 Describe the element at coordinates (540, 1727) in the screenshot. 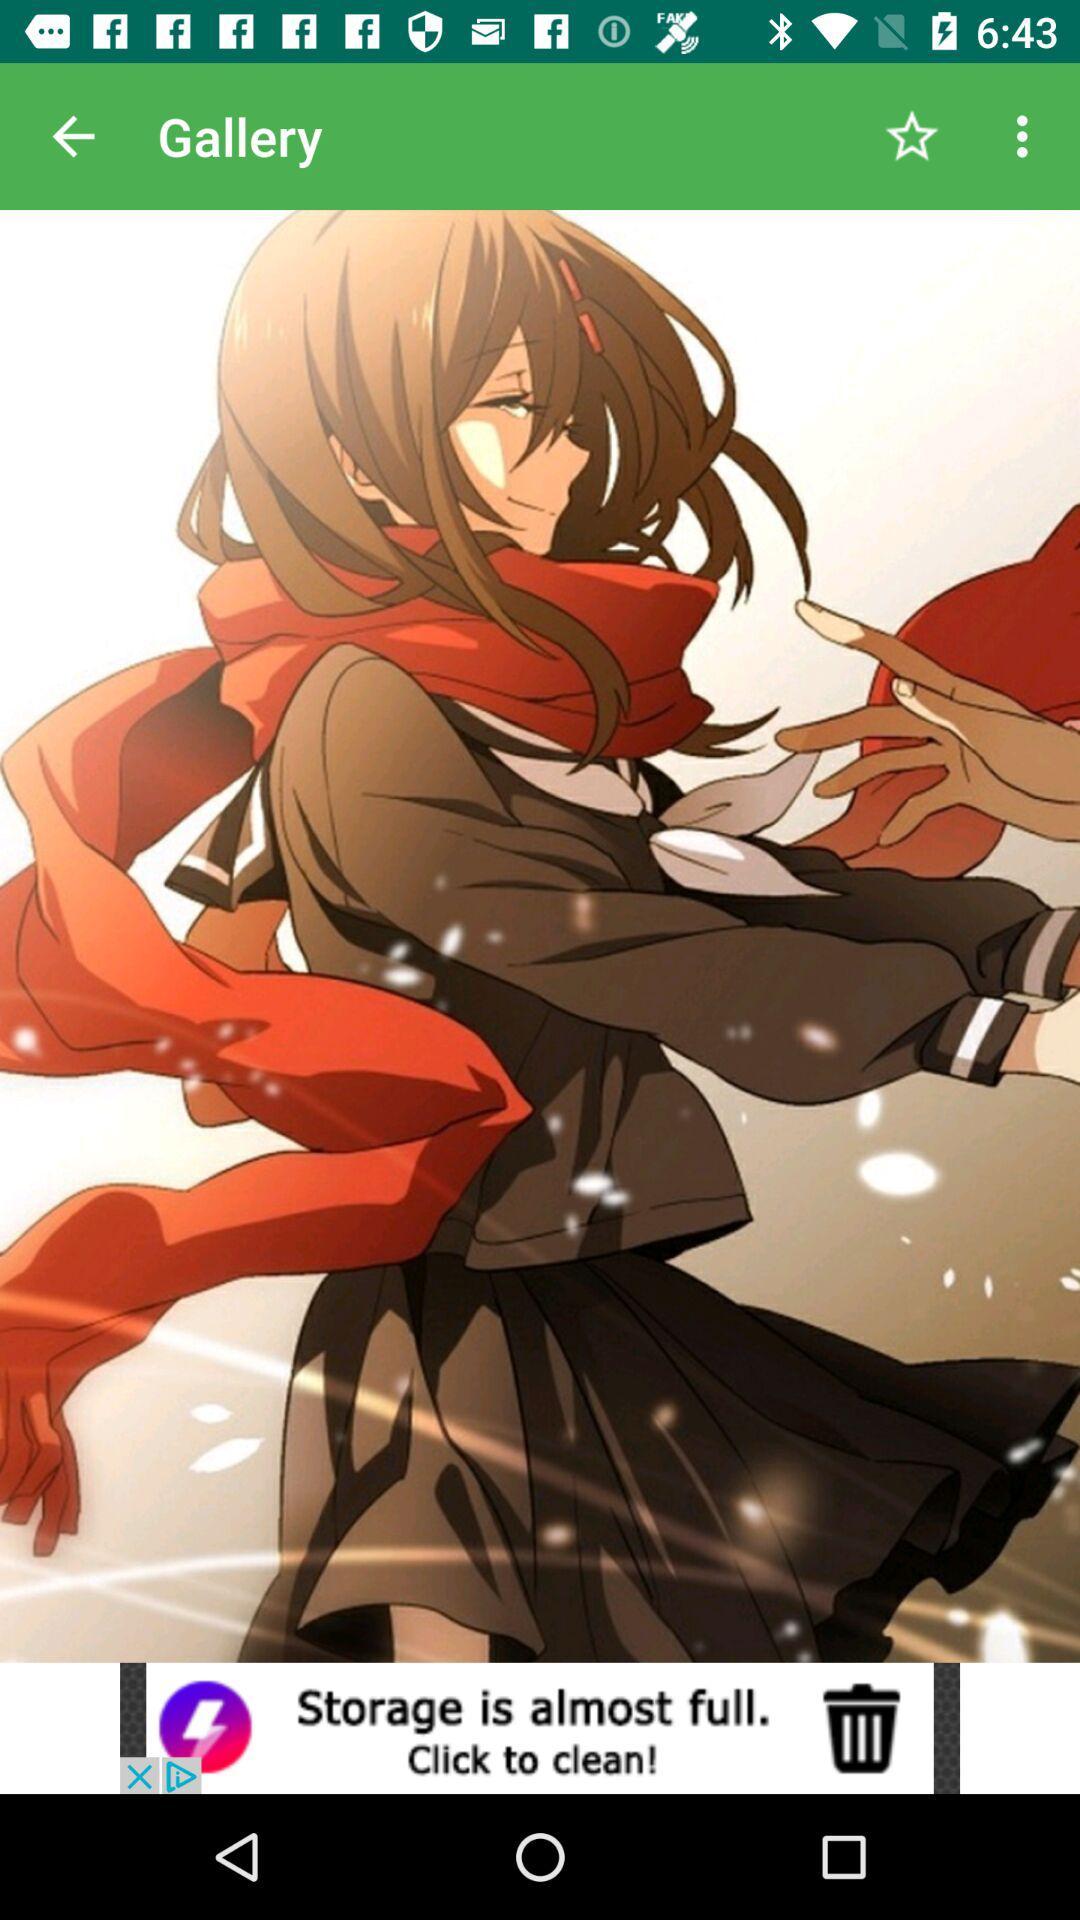

I see `click the advertisement` at that location.